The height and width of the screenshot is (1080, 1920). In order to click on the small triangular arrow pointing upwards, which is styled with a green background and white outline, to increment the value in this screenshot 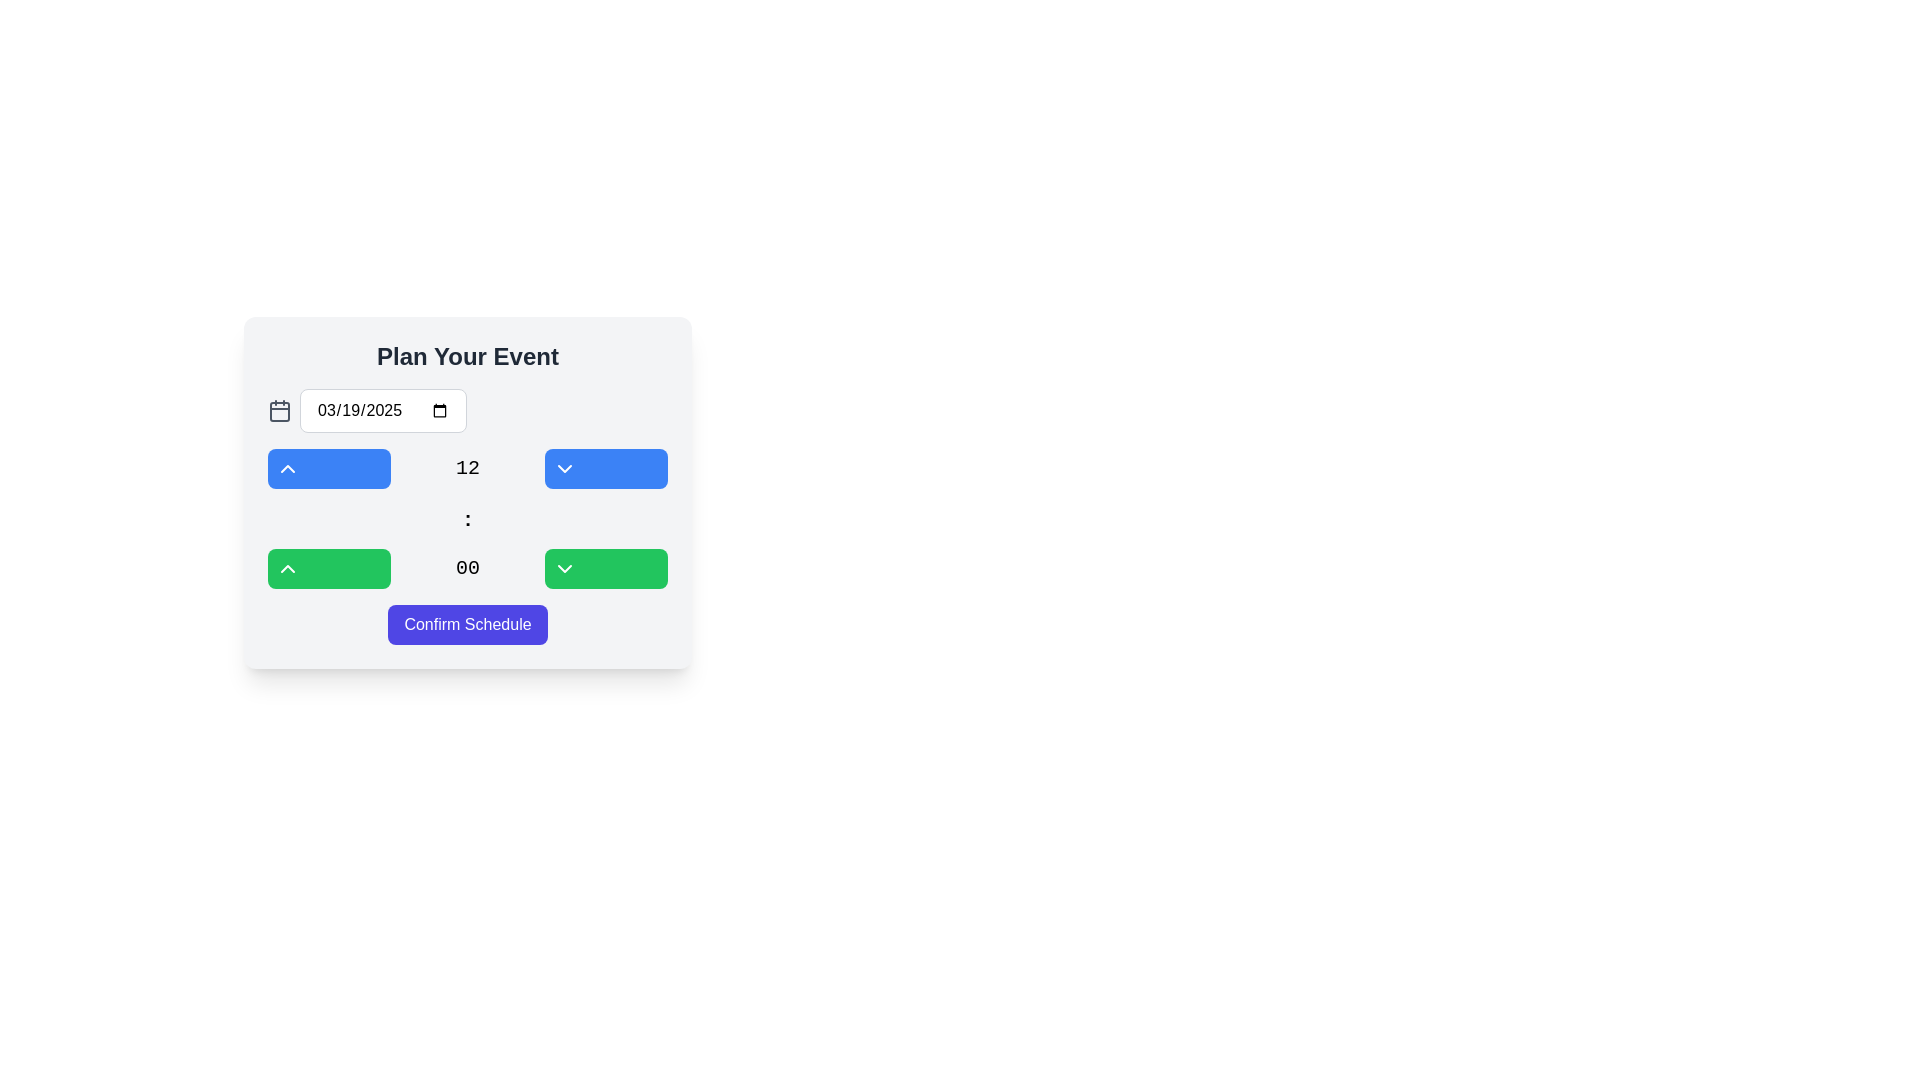, I will do `click(287, 569)`.